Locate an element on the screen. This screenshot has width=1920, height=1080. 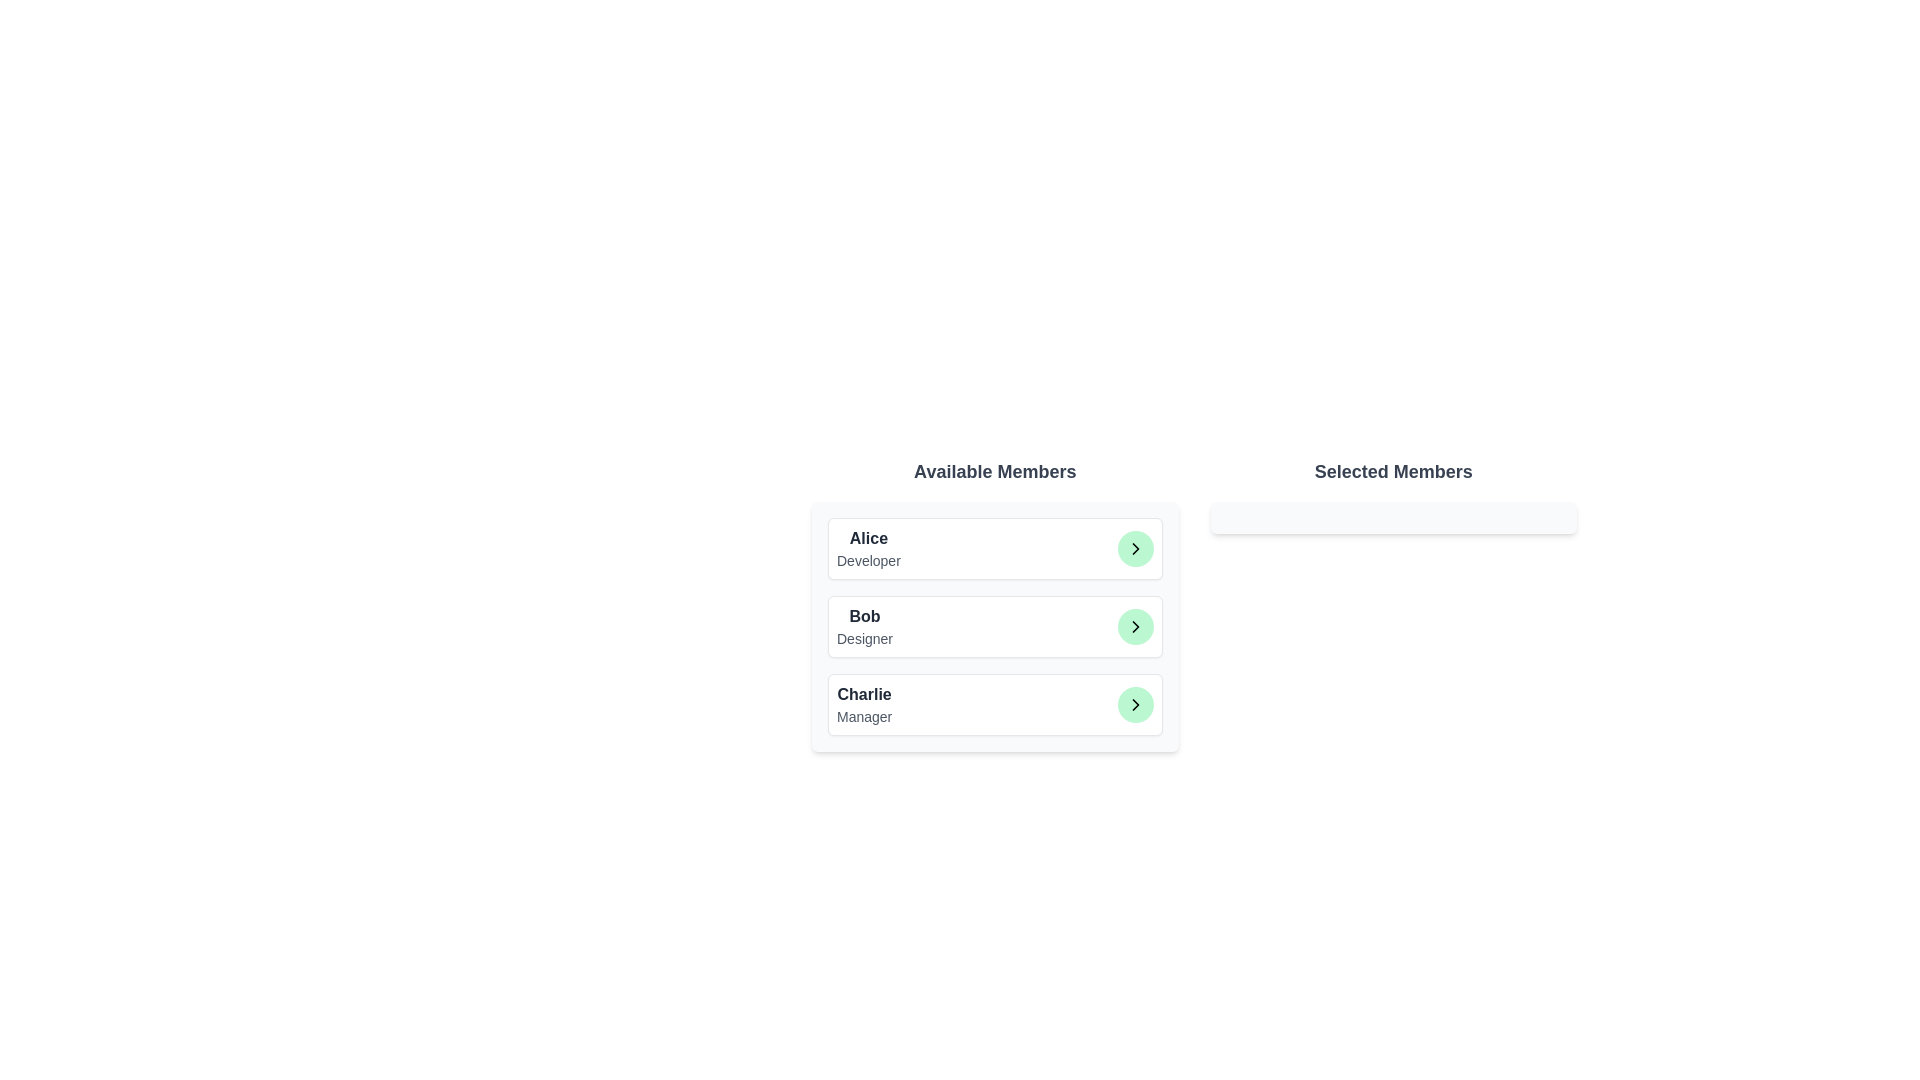
the button corresponding to Charlie to observe the hover effect is located at coordinates (1135, 704).